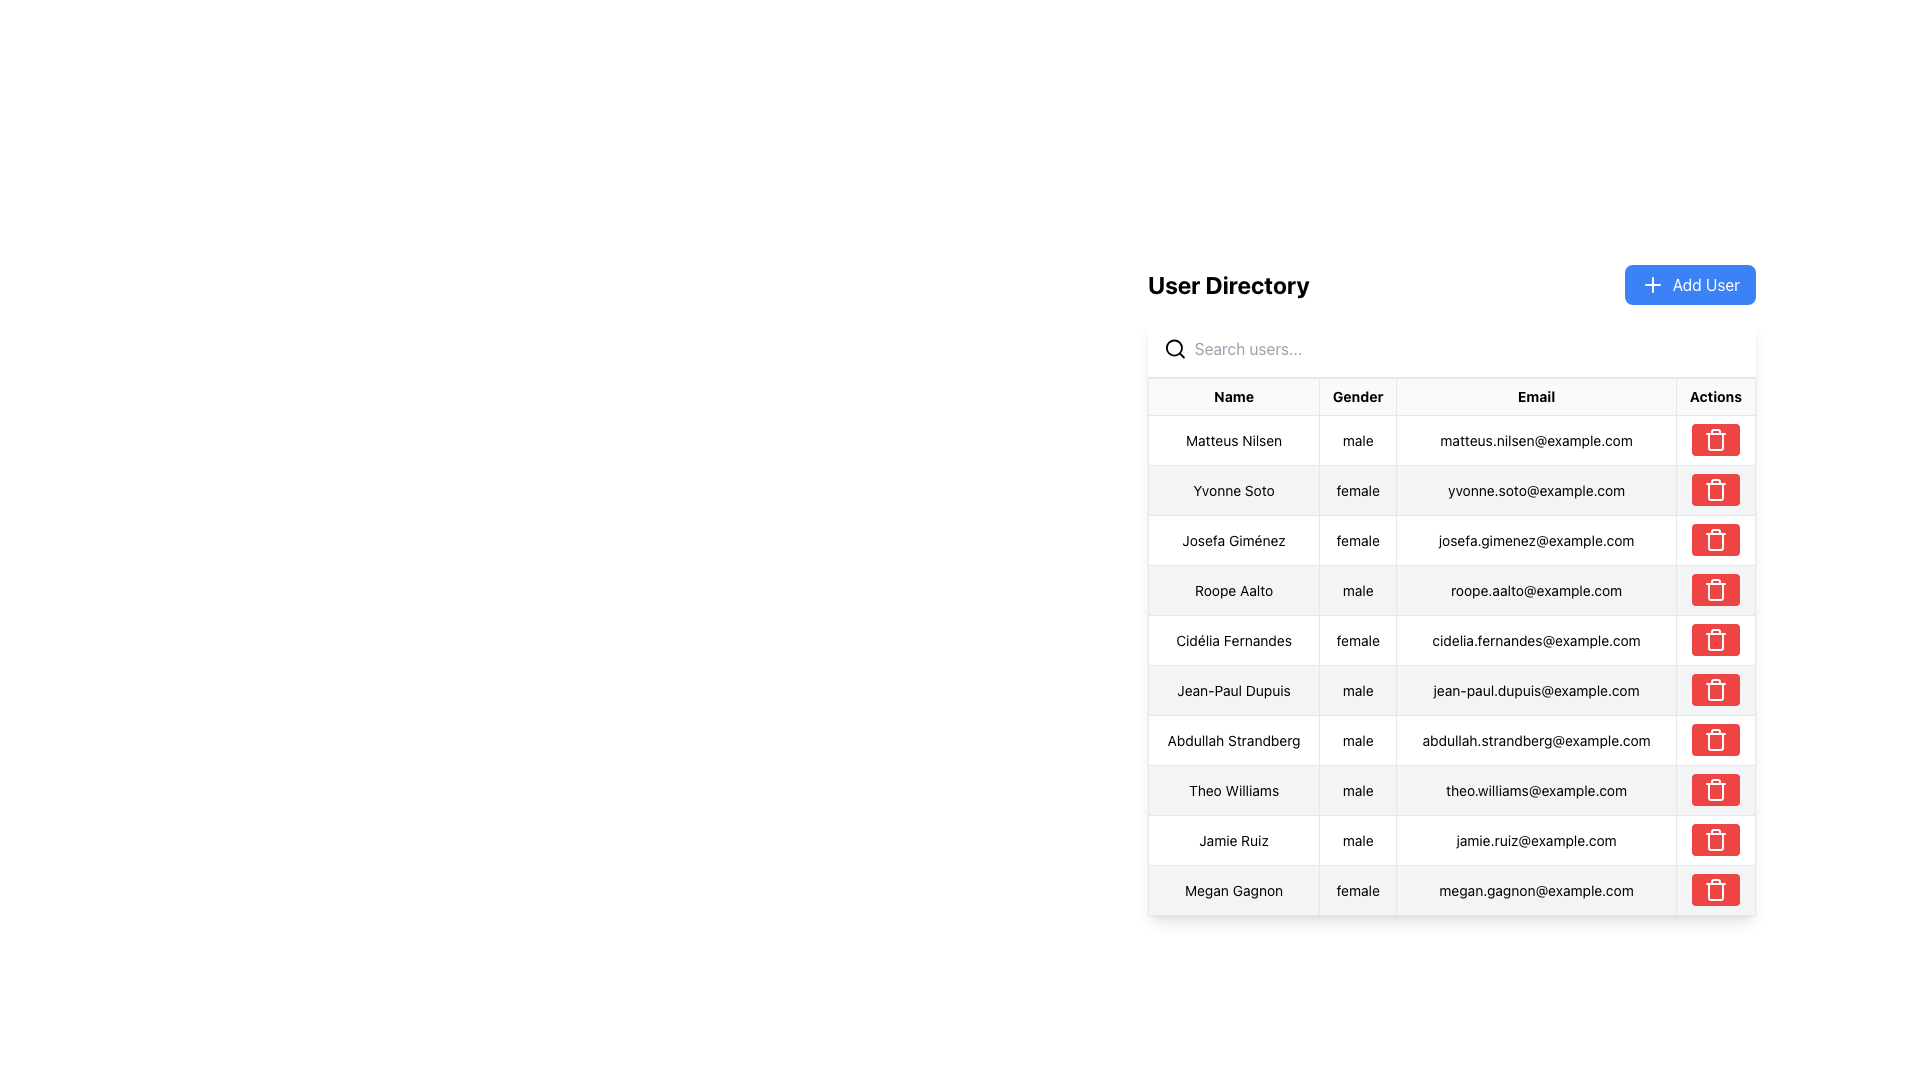  I want to click on the 'Actions' header text in the table header section, which is the fourth segment in a horizontal layout containing 'Name,' 'Gender,' 'Email,' and 'Actions.', so click(1714, 397).